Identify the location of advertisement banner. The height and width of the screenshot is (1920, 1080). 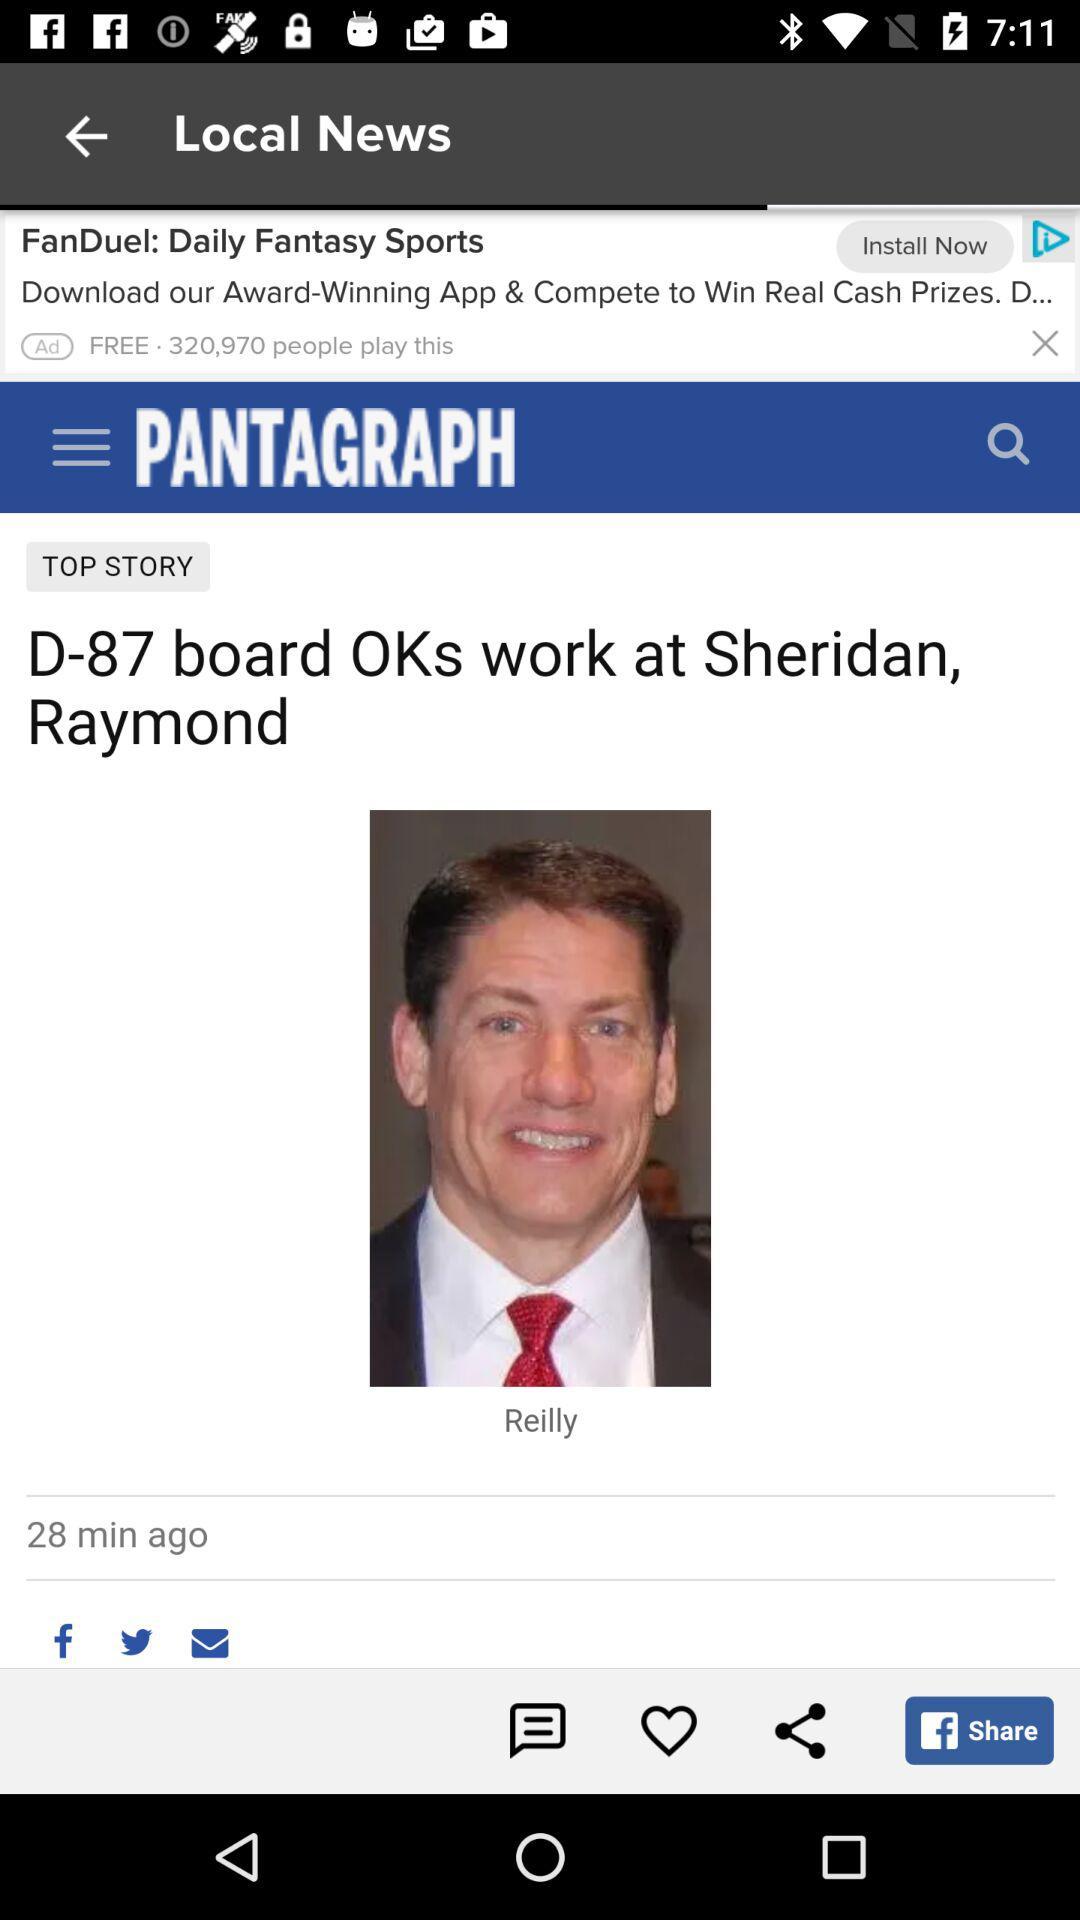
(540, 294).